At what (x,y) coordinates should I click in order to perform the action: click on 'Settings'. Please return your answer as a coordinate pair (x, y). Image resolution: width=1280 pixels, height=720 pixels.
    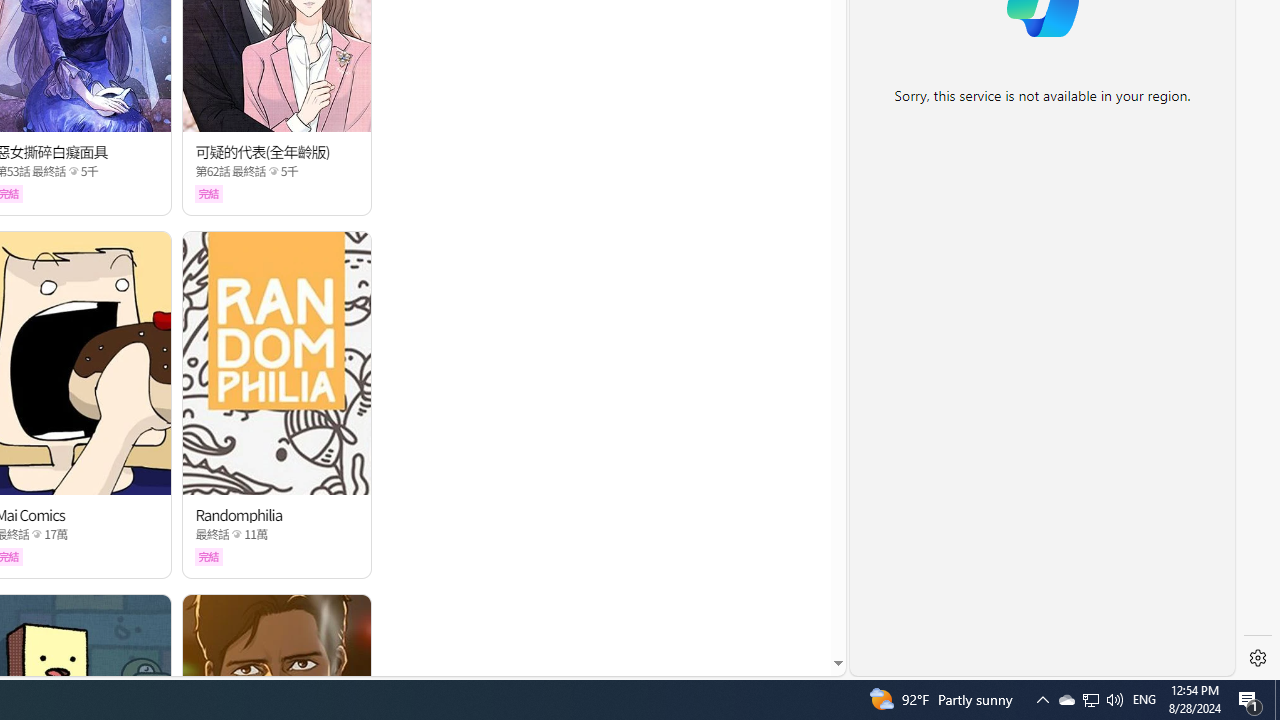
    Looking at the image, I should click on (1257, 658).